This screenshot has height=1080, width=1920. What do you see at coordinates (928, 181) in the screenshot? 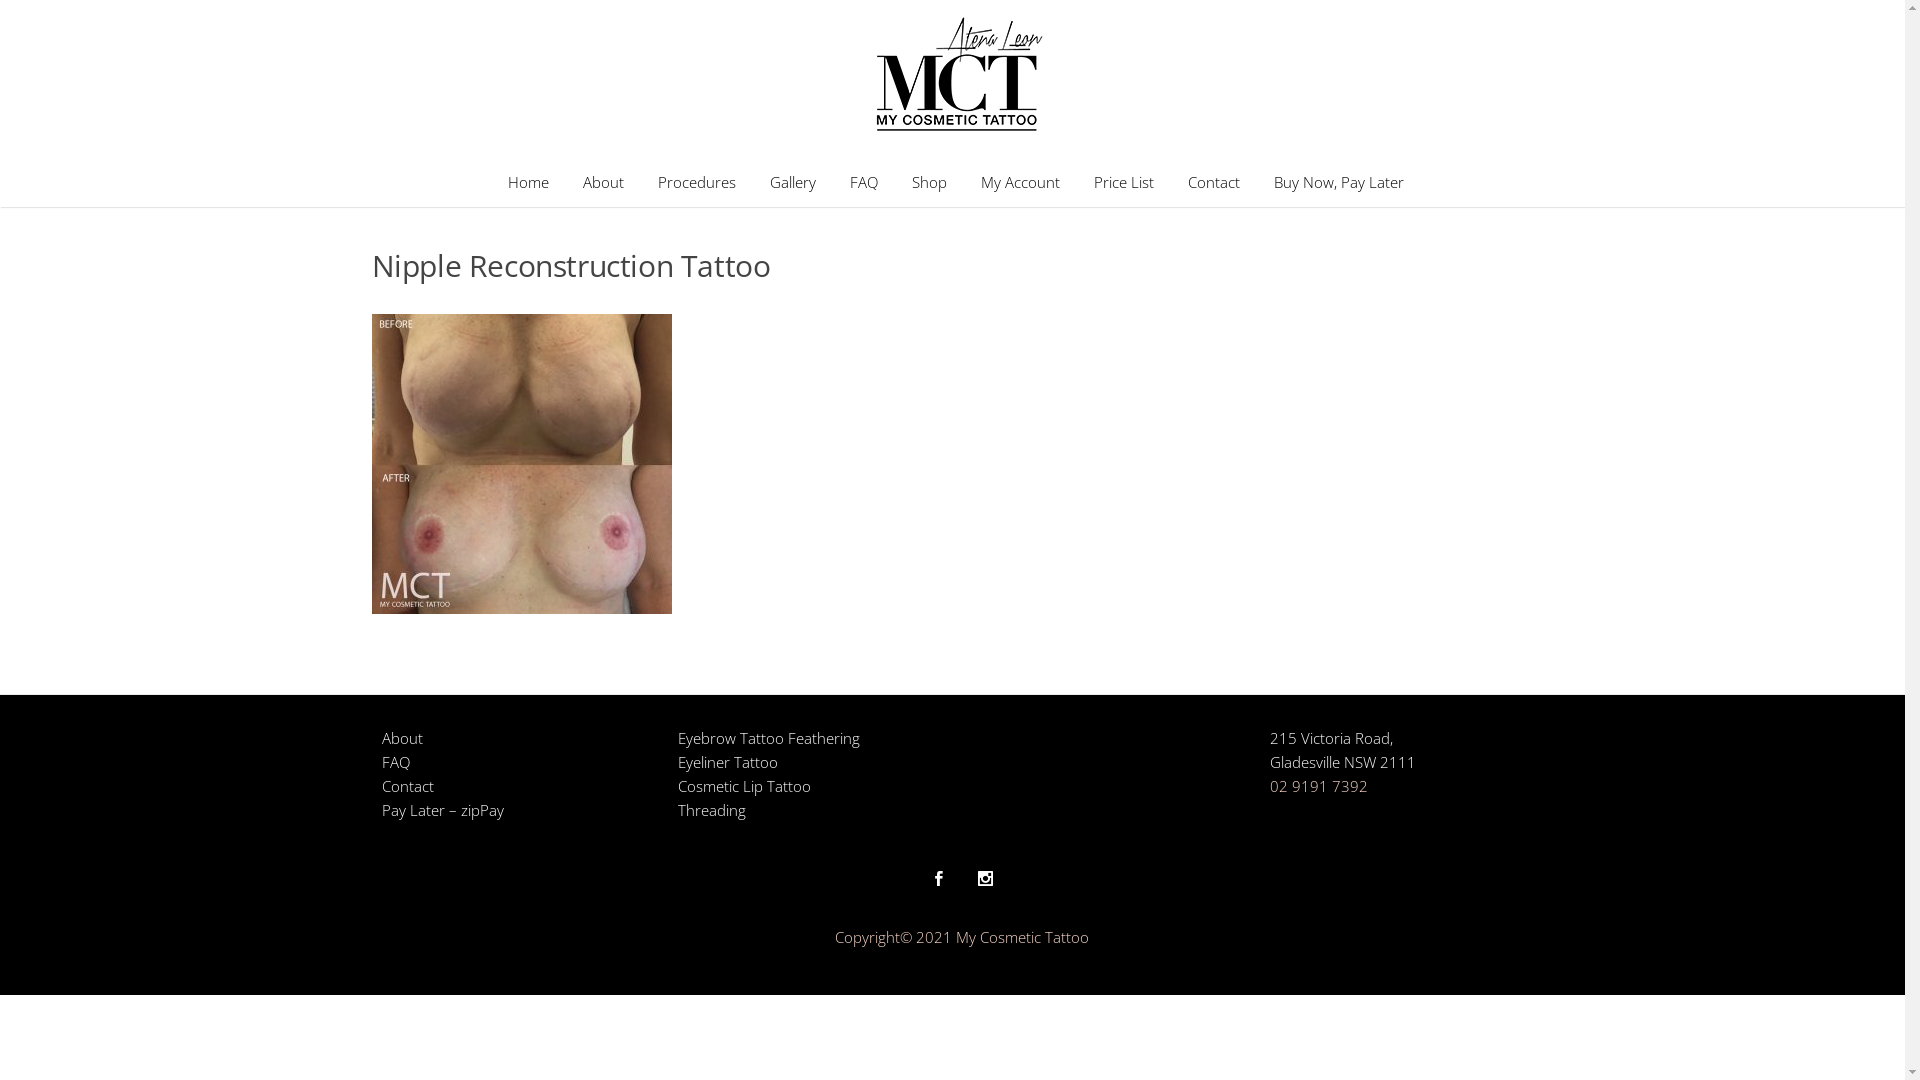
I see `'Shop'` at bounding box center [928, 181].